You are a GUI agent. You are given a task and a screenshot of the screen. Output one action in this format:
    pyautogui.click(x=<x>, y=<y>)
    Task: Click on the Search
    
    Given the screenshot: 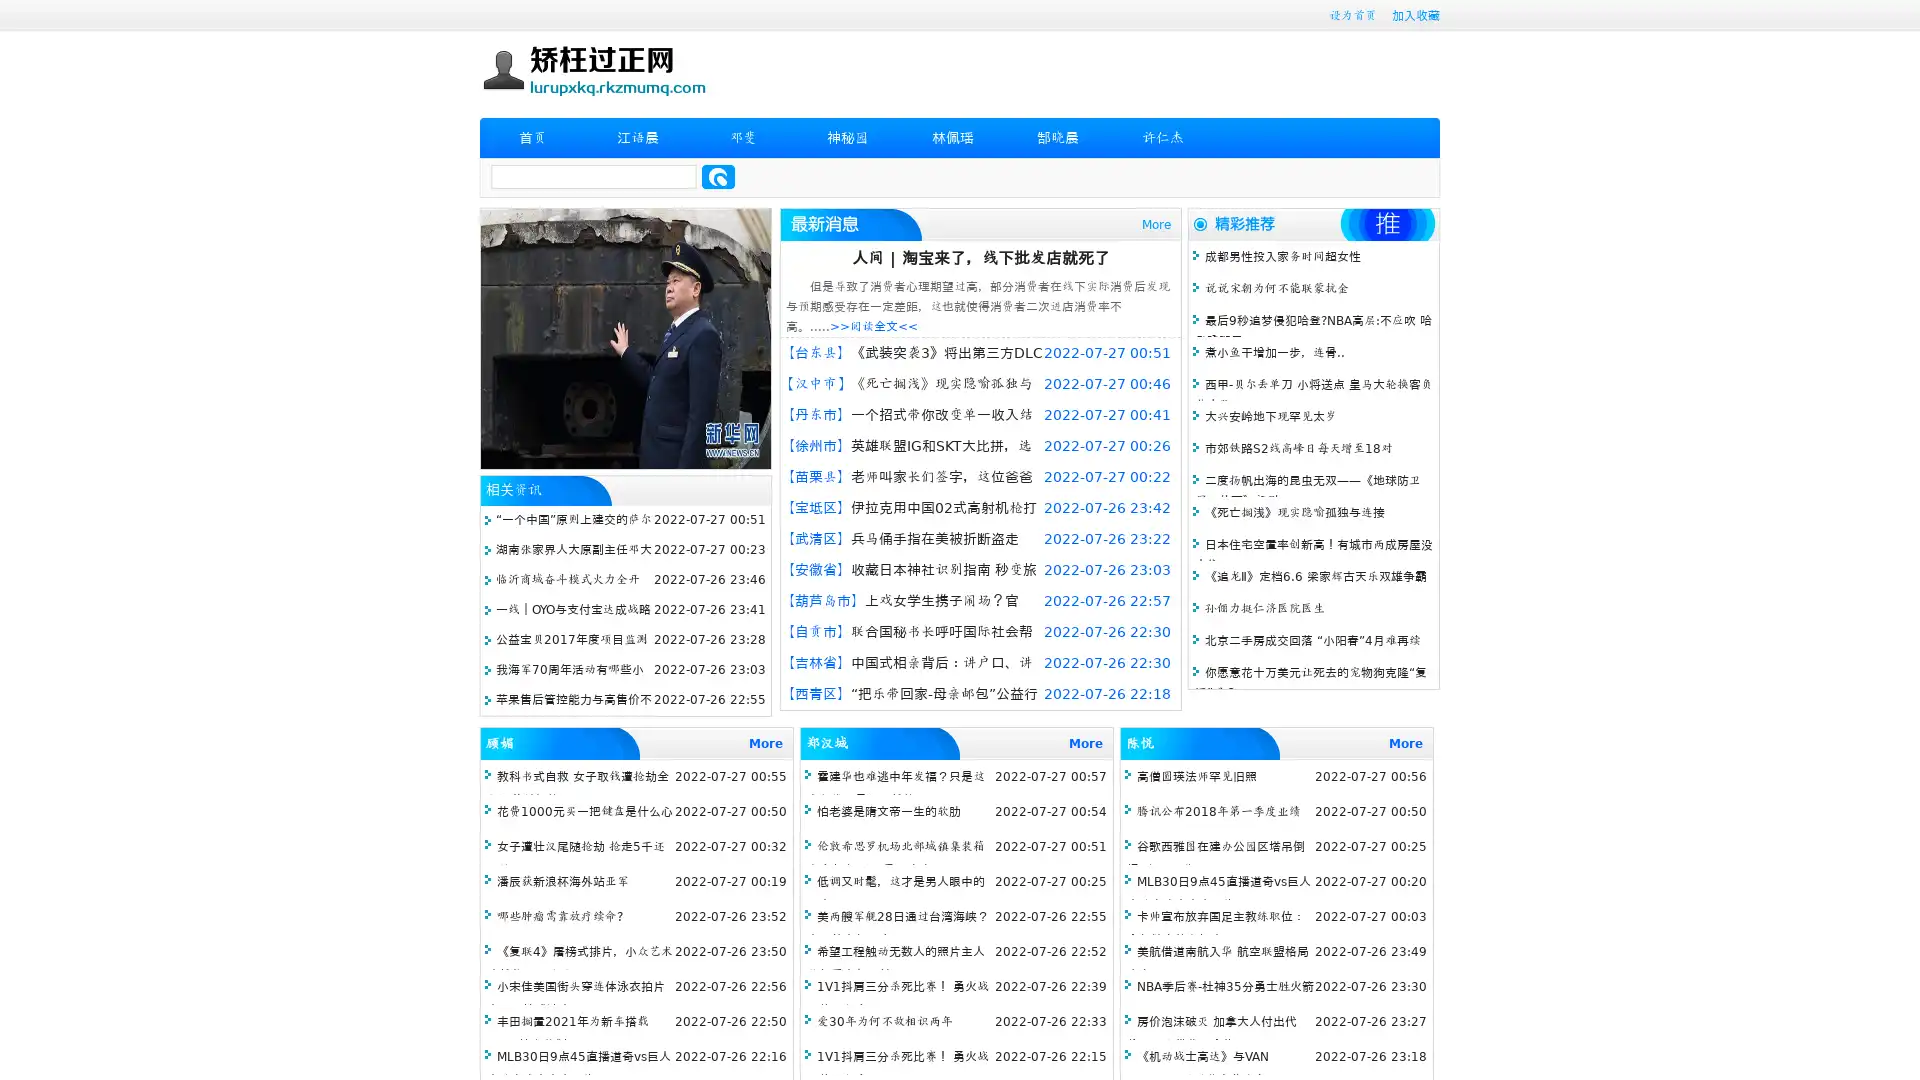 What is the action you would take?
    pyautogui.click(x=718, y=176)
    